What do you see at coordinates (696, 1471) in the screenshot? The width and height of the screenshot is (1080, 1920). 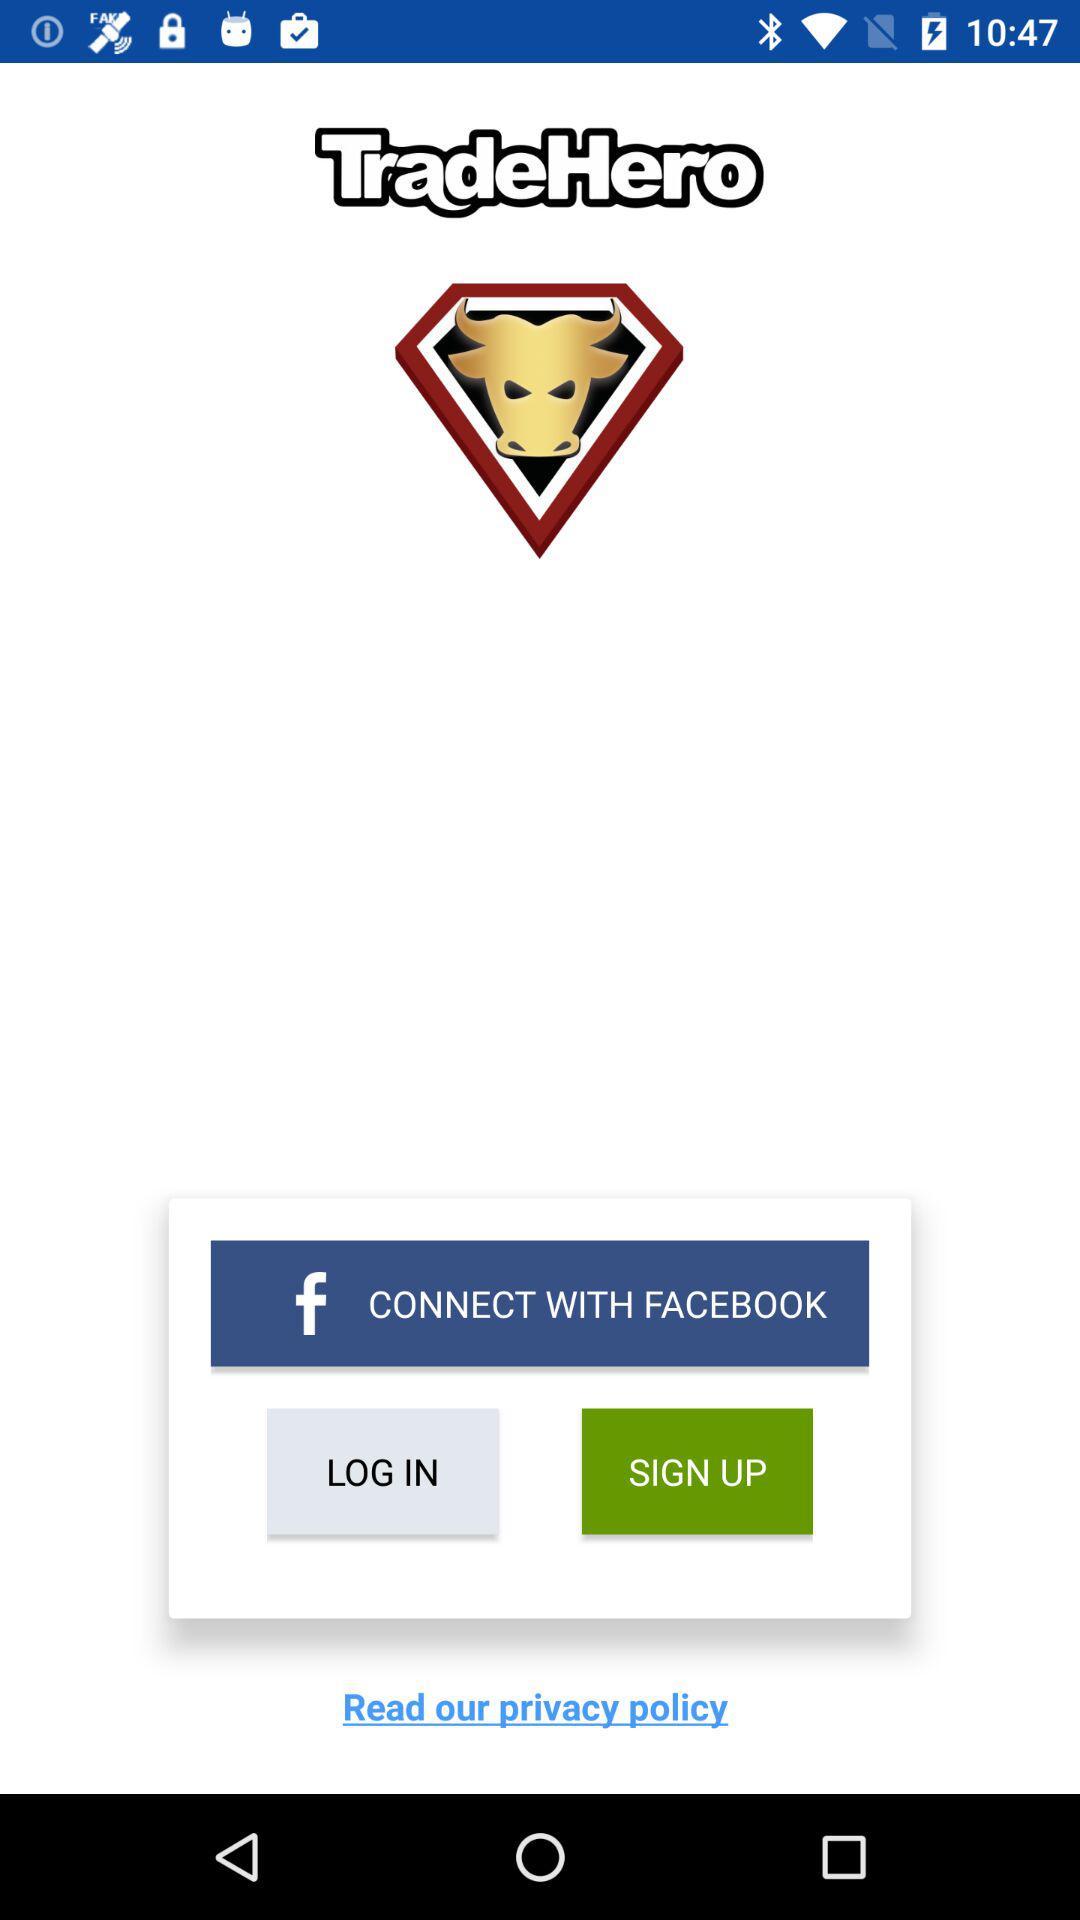 I see `sign up` at bounding box center [696, 1471].